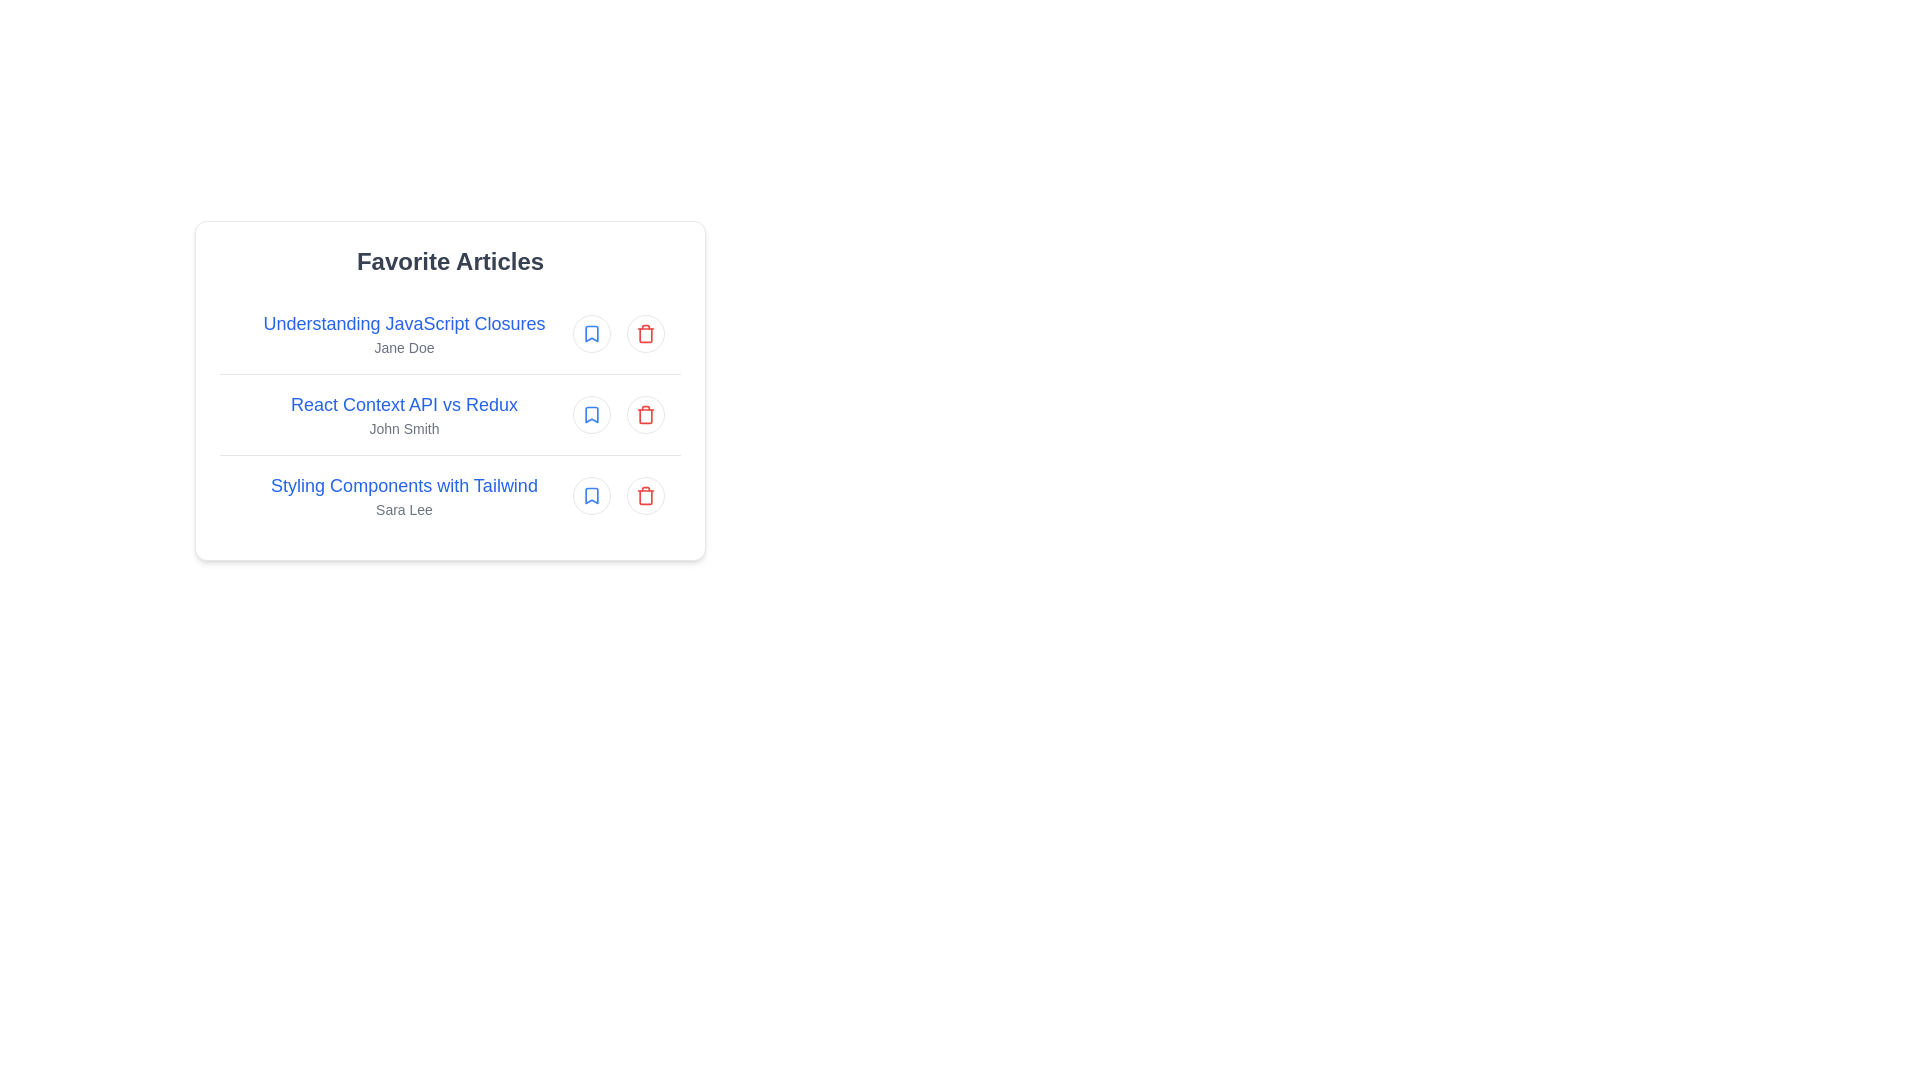  What do you see at coordinates (449, 495) in the screenshot?
I see `the article entry titled 'Styling Components with Tailwind'` at bounding box center [449, 495].